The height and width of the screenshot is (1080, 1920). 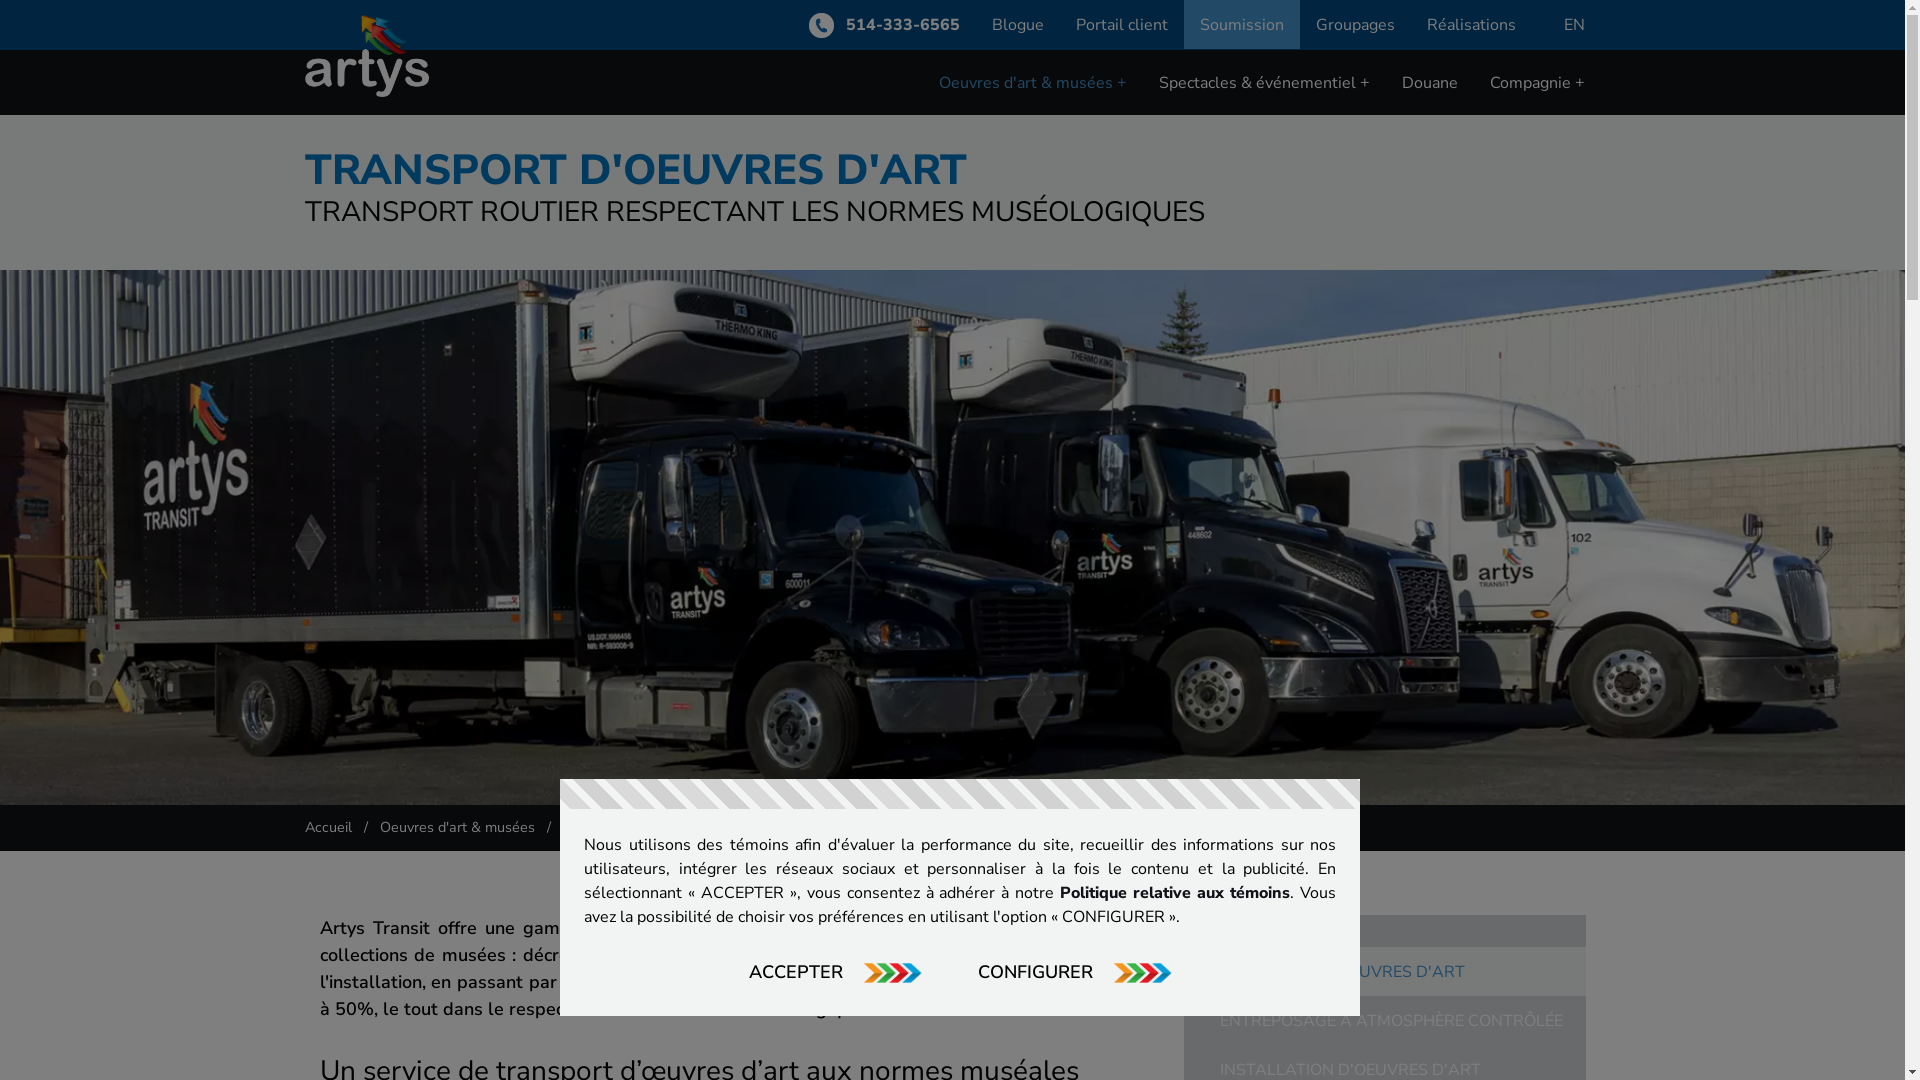 I want to click on 'EN', so click(x=1573, y=24).